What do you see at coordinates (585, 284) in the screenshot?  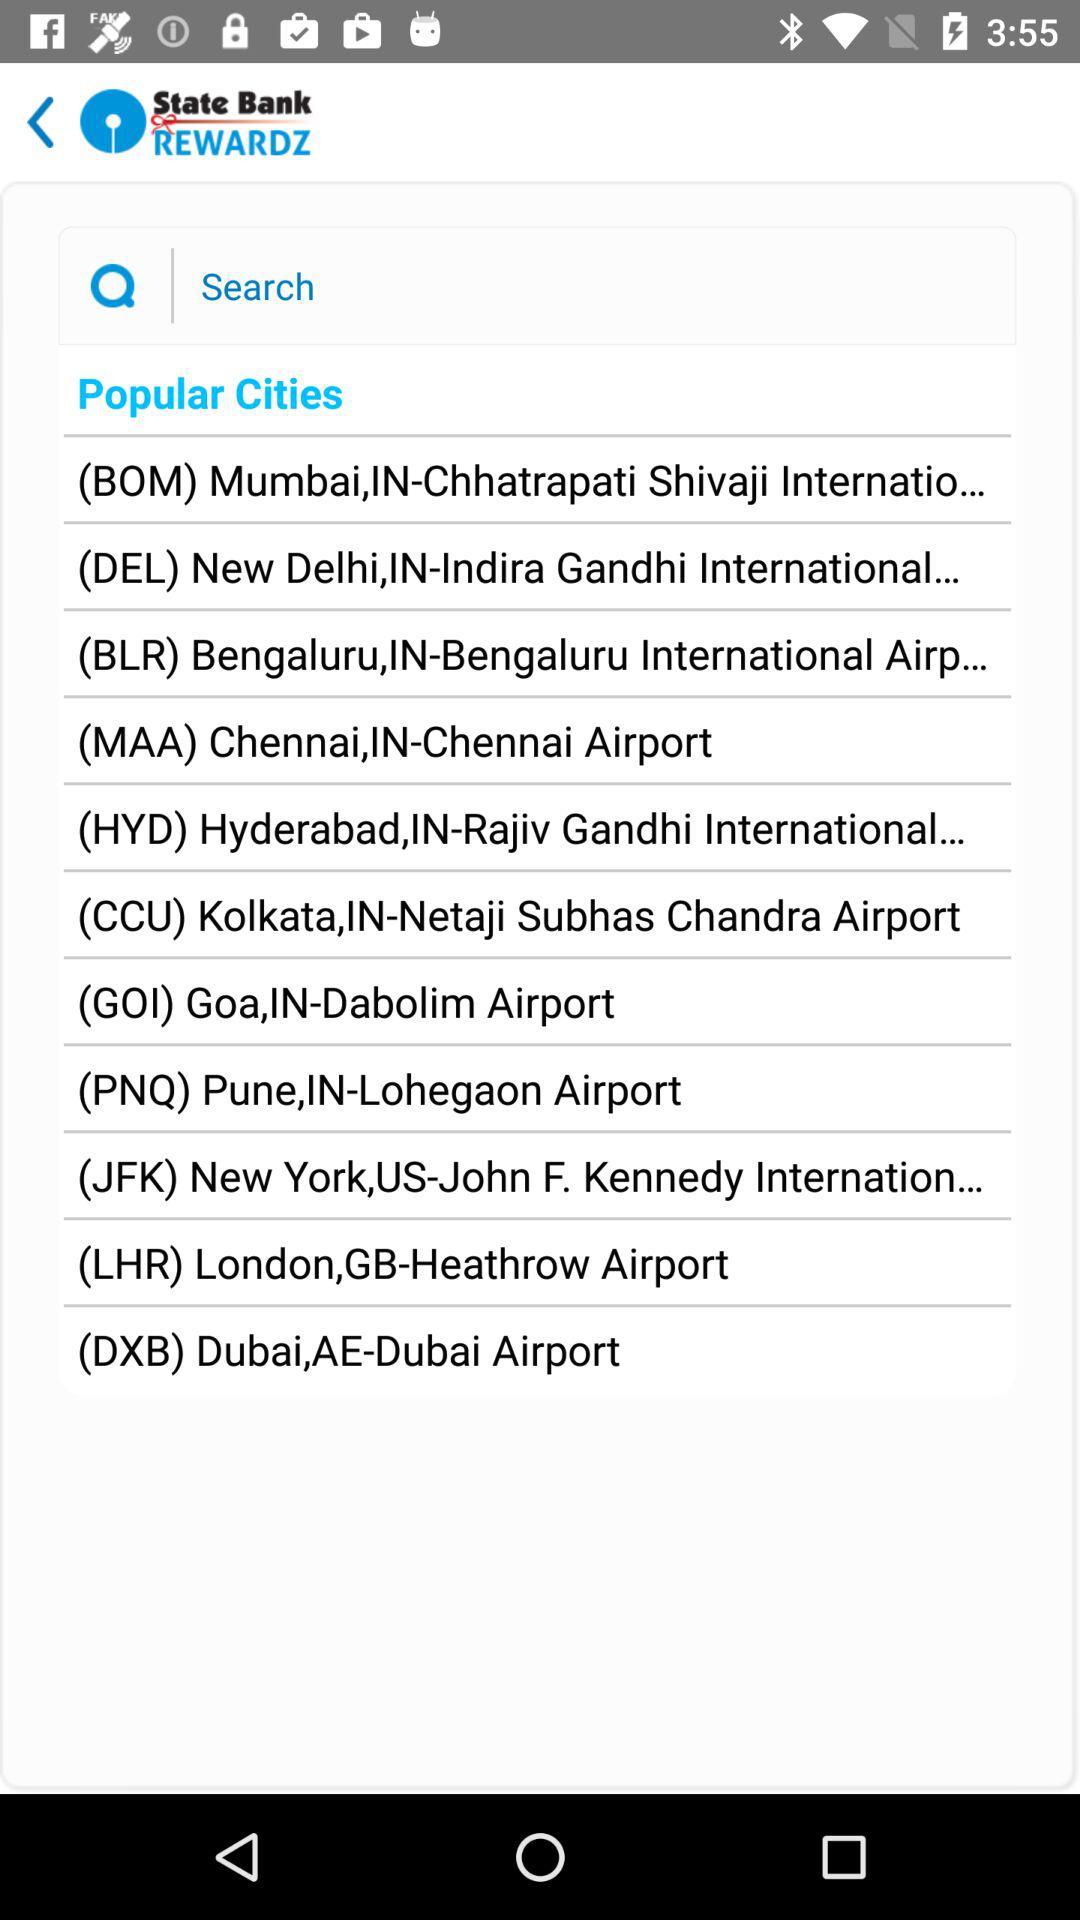 I see `text field to enter a search` at bounding box center [585, 284].